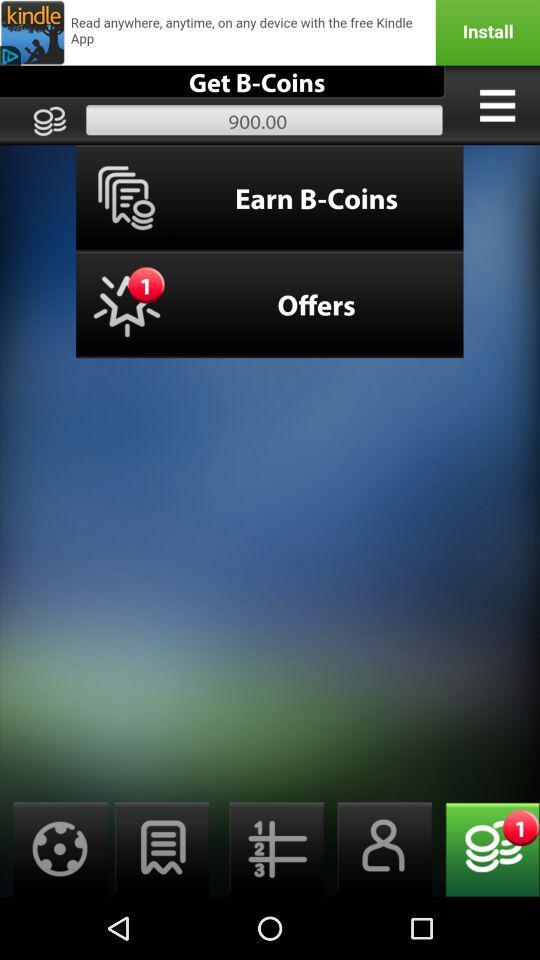 The width and height of the screenshot is (540, 960). What do you see at coordinates (161, 909) in the screenshot?
I see `the chat icon` at bounding box center [161, 909].